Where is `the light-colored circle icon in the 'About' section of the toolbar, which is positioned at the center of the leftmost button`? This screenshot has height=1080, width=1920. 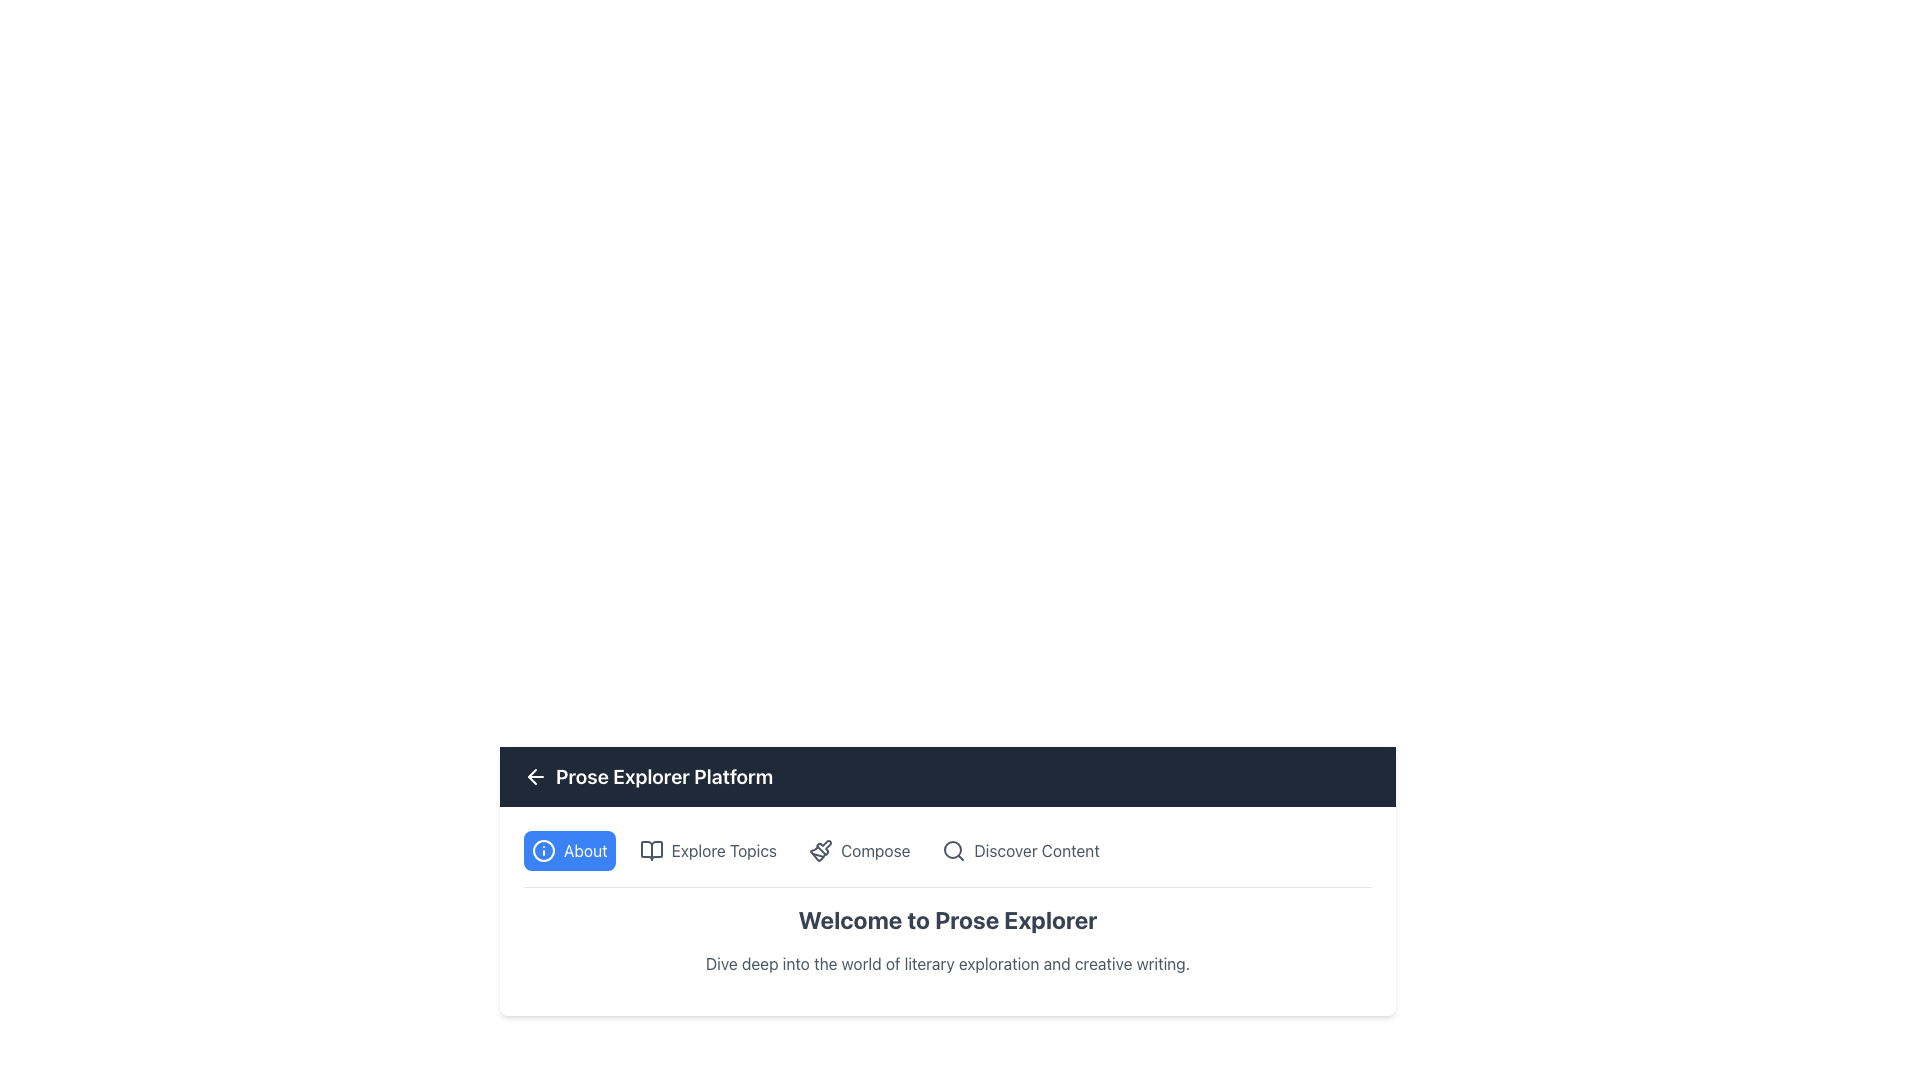 the light-colored circle icon in the 'About' section of the toolbar, which is positioned at the center of the leftmost button is located at coordinates (543, 851).